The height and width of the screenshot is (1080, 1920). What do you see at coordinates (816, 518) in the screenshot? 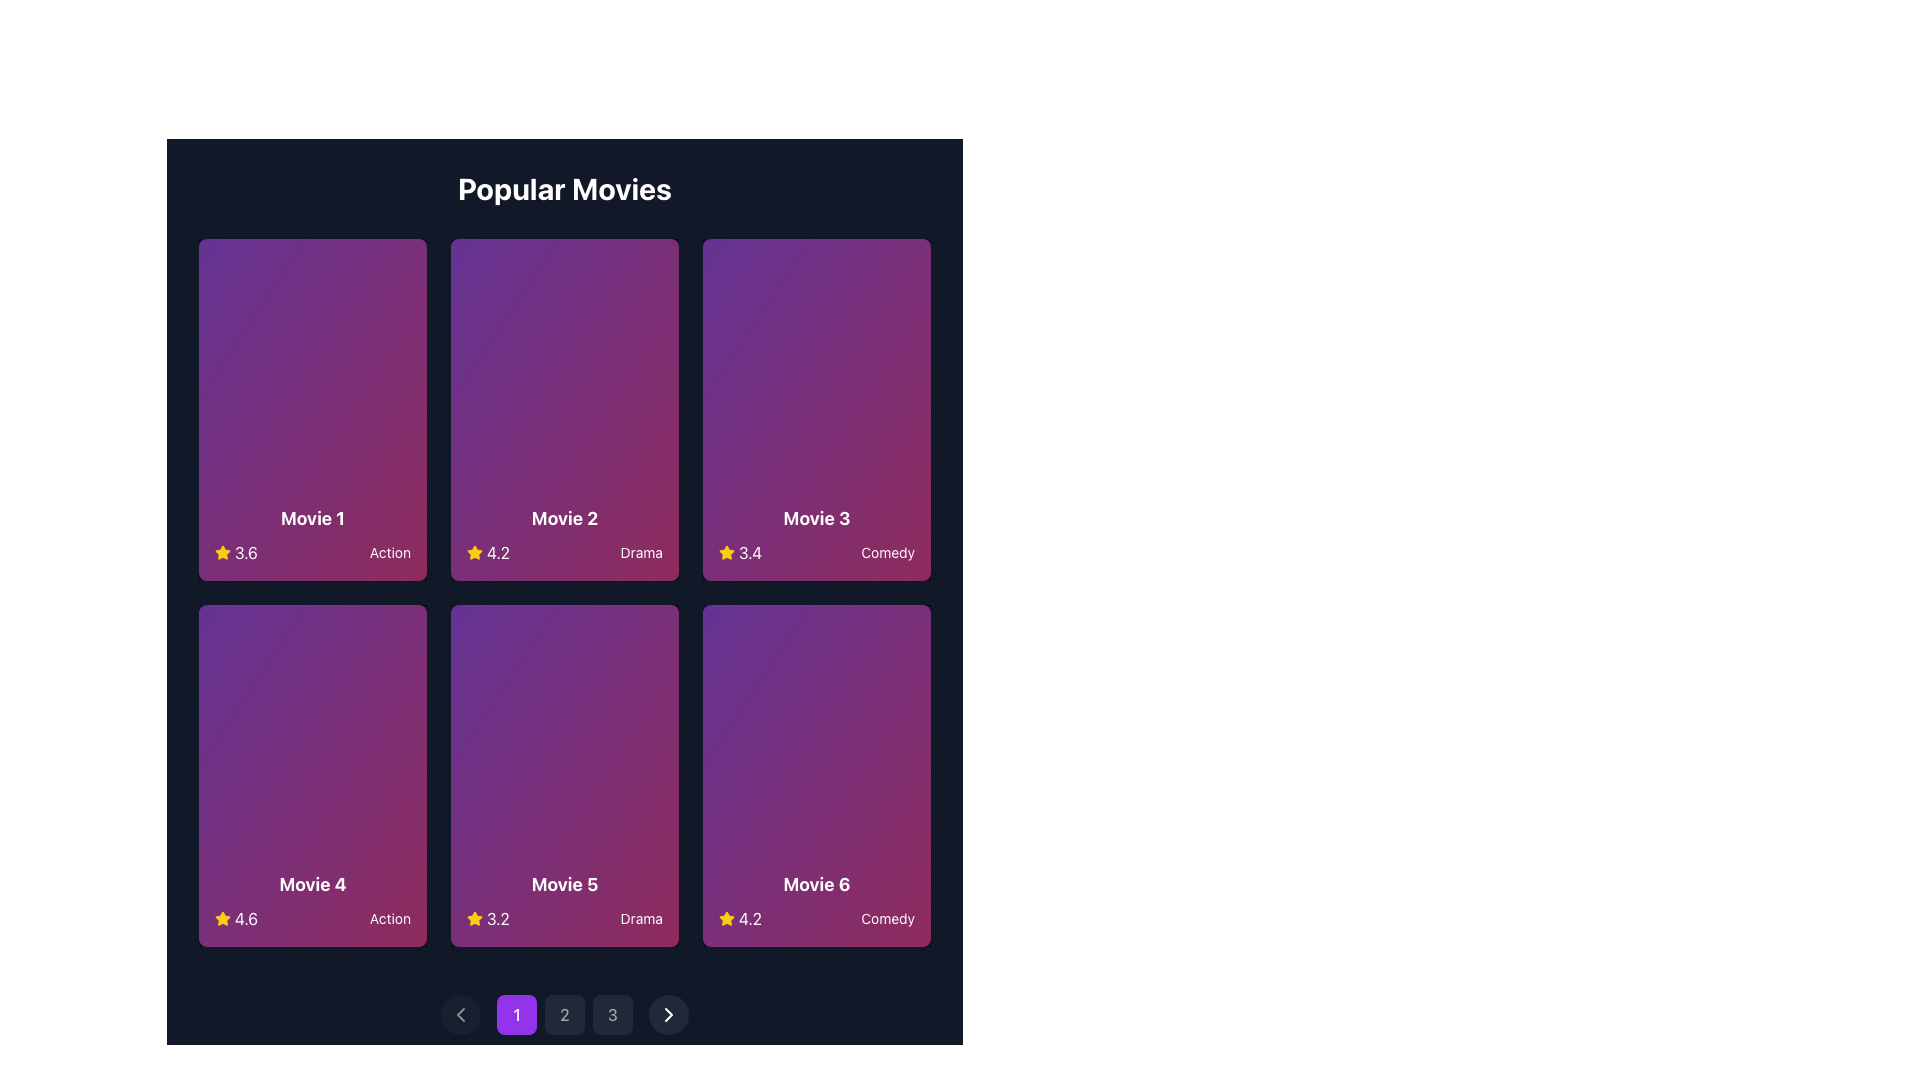
I see `the text label displaying 'Movie 3', which is a large, bold white text on a dark purple background, located in the top-right movie card of the grid layout` at bounding box center [816, 518].